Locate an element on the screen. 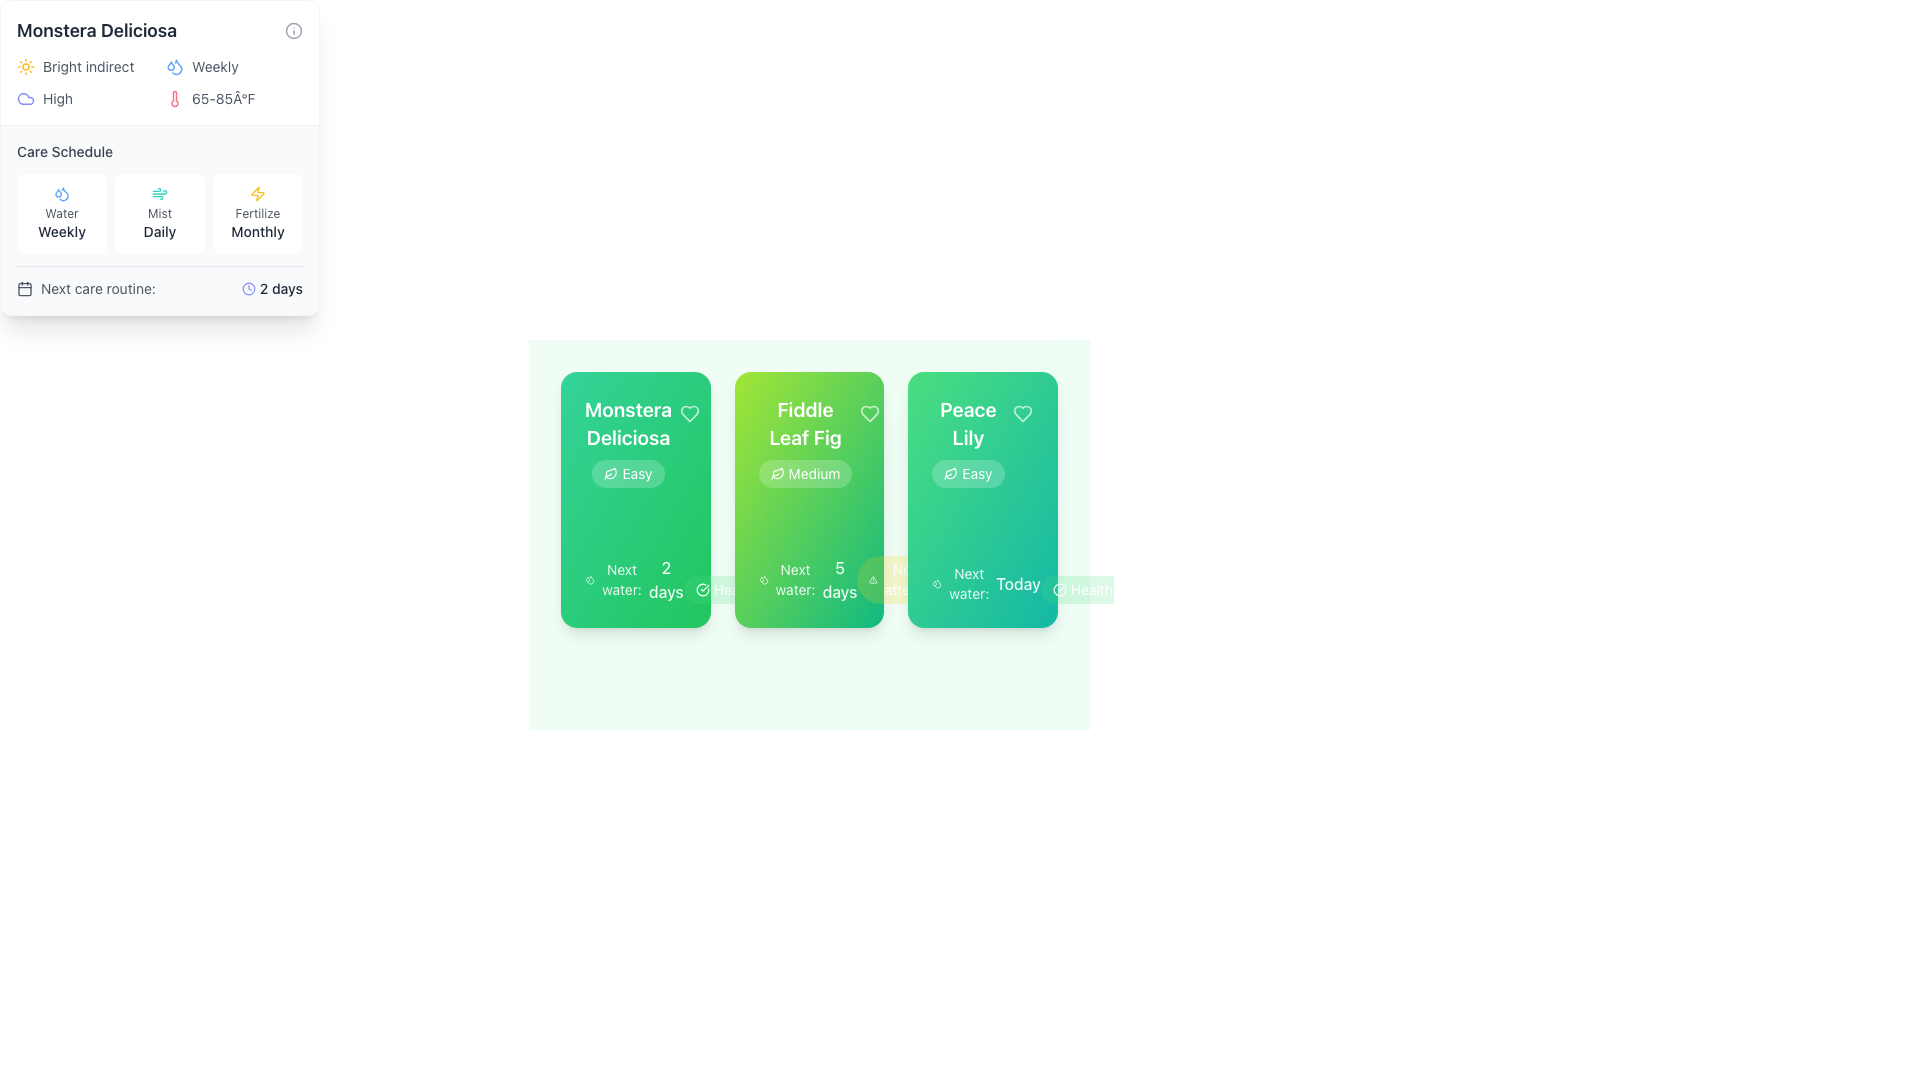  the heart icon located at the top-right corner of the 'Monstera Deliciosa' card to favorite the item is located at coordinates (690, 412).